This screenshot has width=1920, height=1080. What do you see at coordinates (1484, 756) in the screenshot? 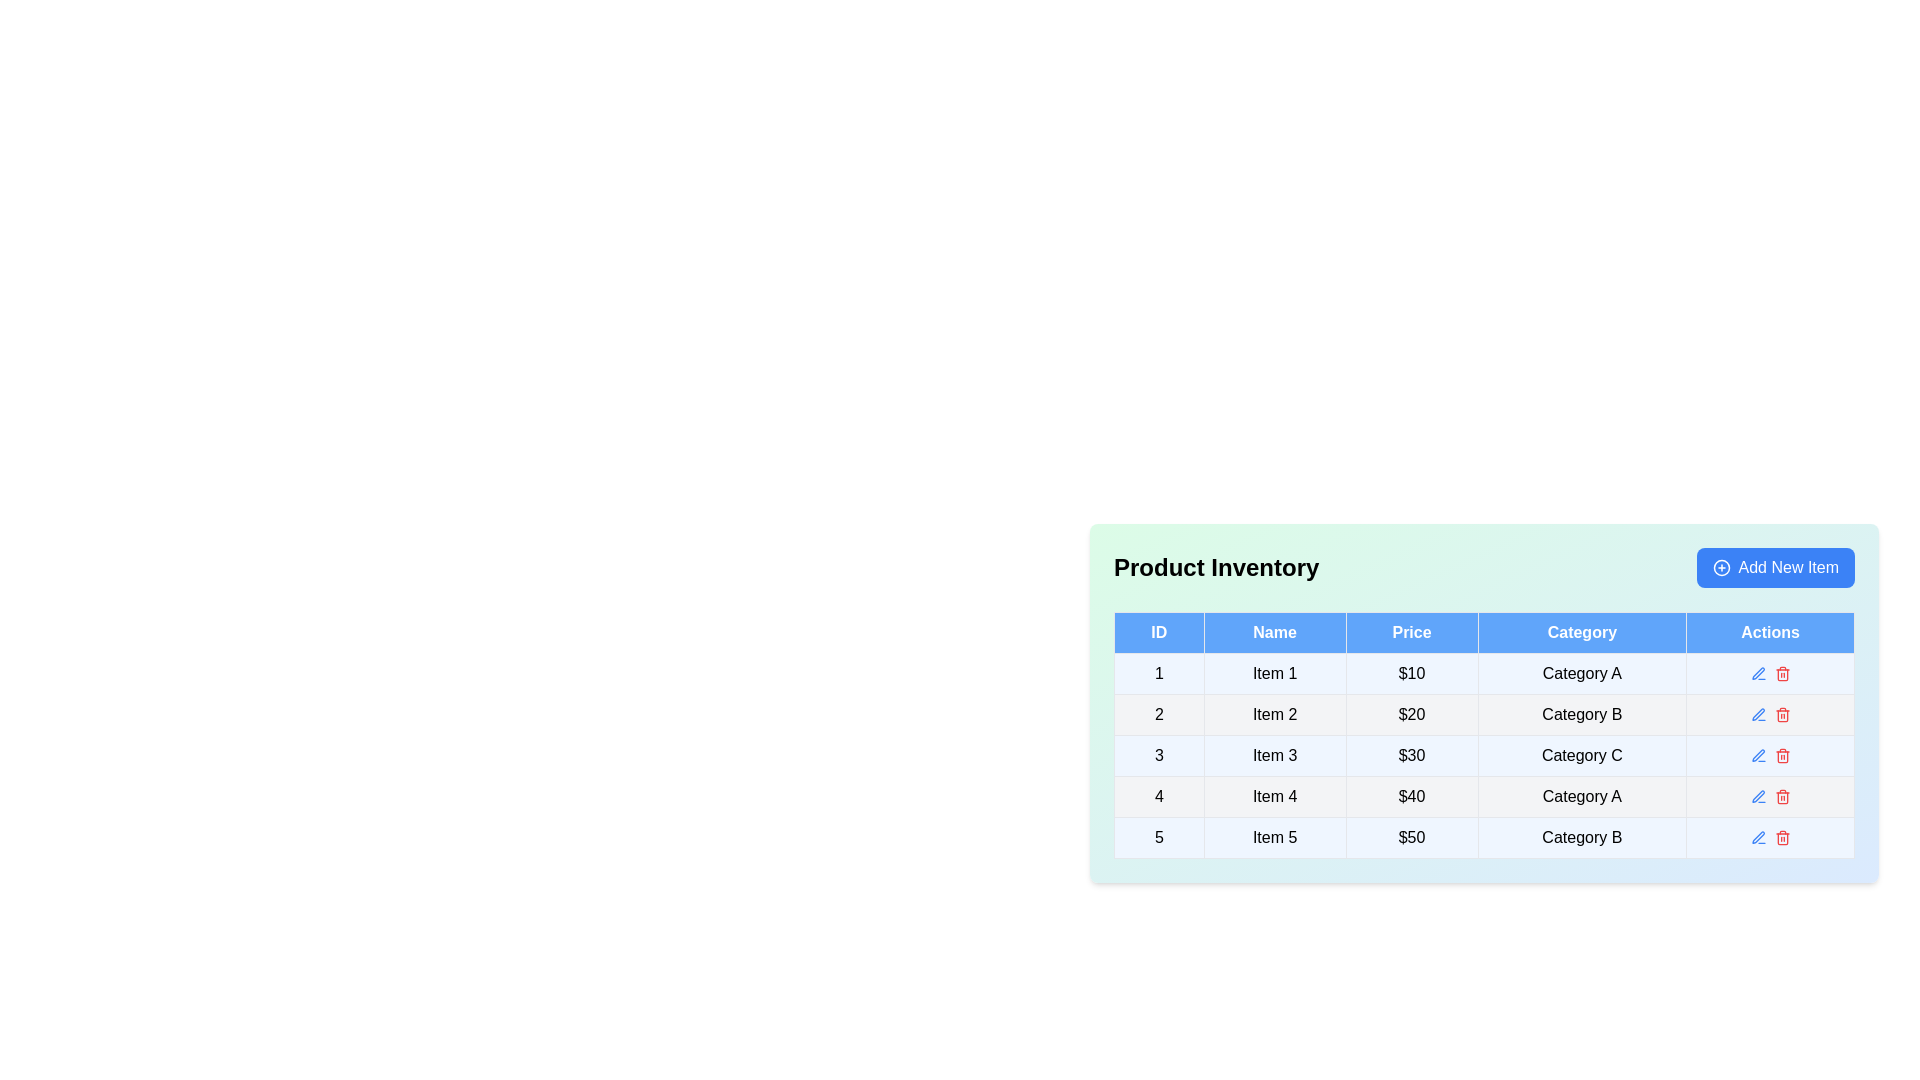
I see `the third row of the 'Product Inventory' data table` at bounding box center [1484, 756].